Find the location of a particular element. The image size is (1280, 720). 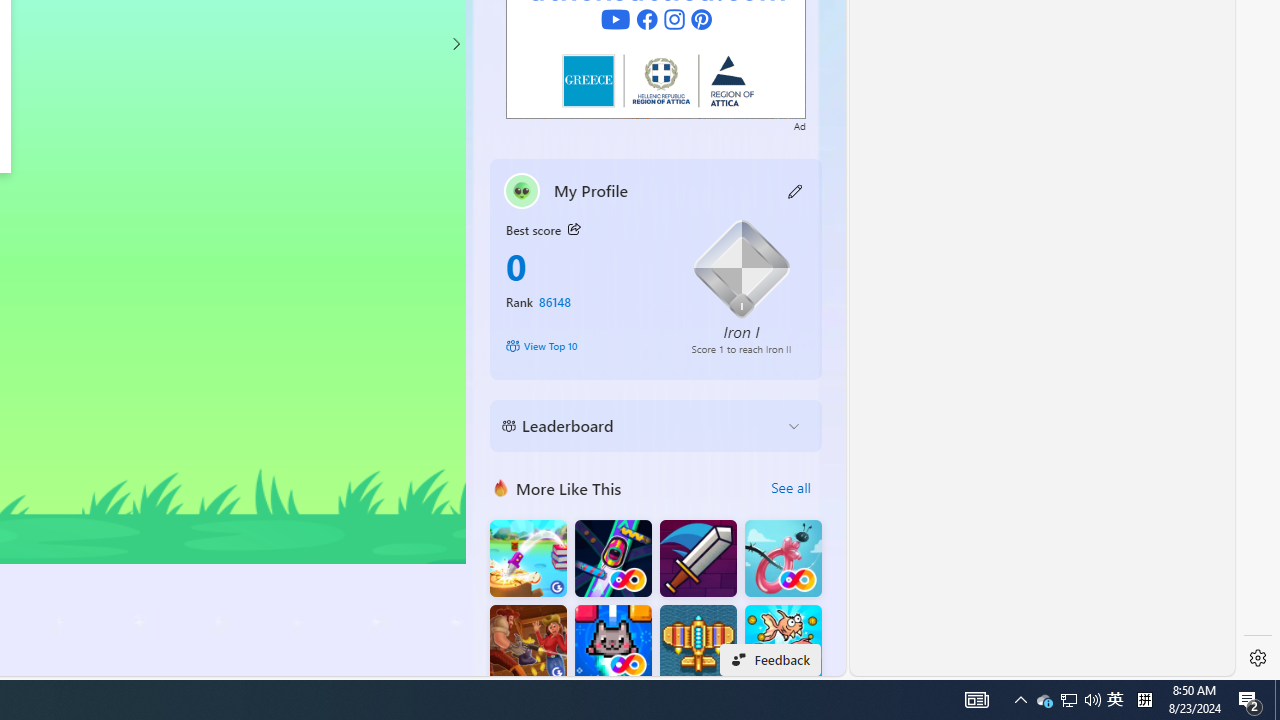

'Kitten Force FRVR' is located at coordinates (612, 643).